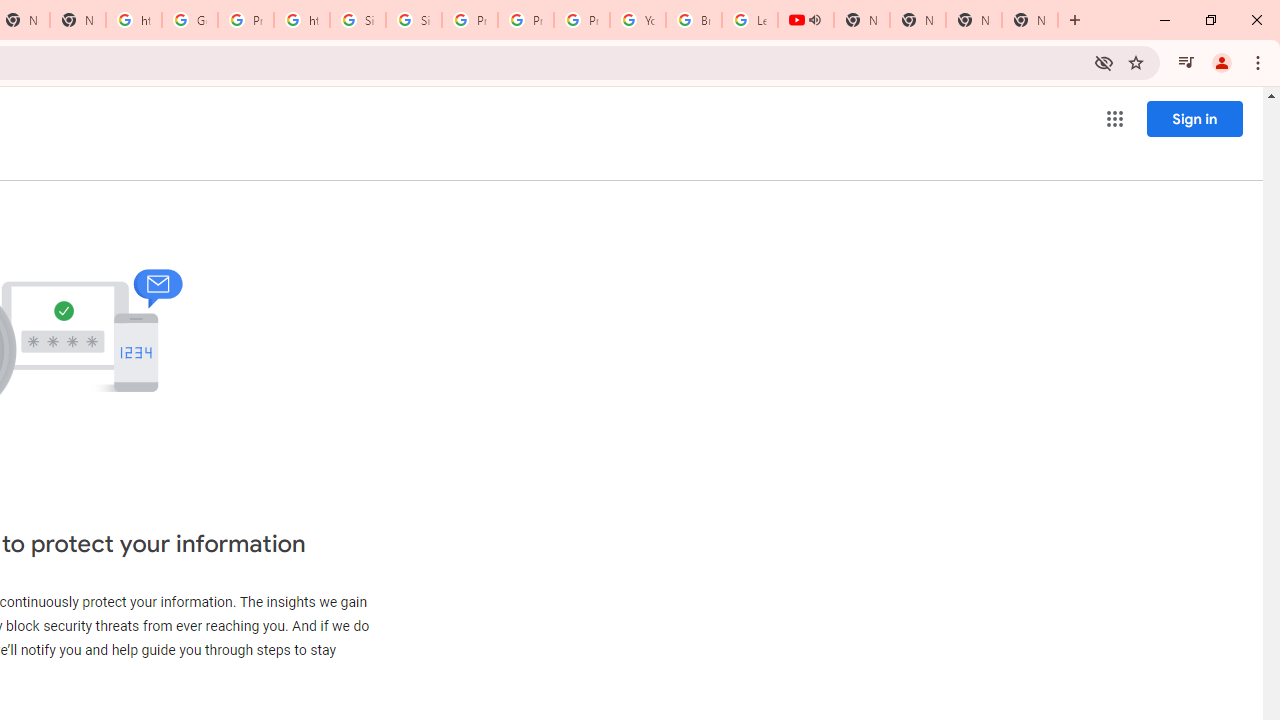  I want to click on 'Google apps', so click(1113, 119).